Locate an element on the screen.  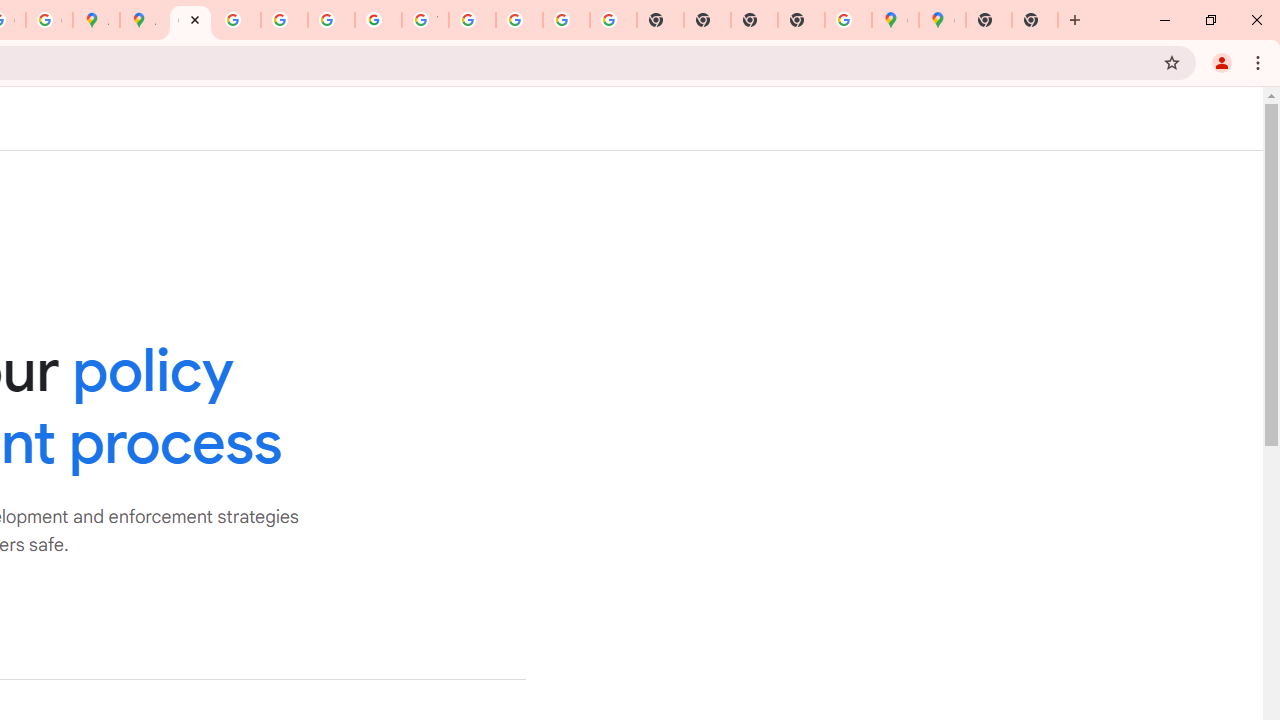
'Privacy Help Center - Policies Help' is located at coordinates (283, 20).